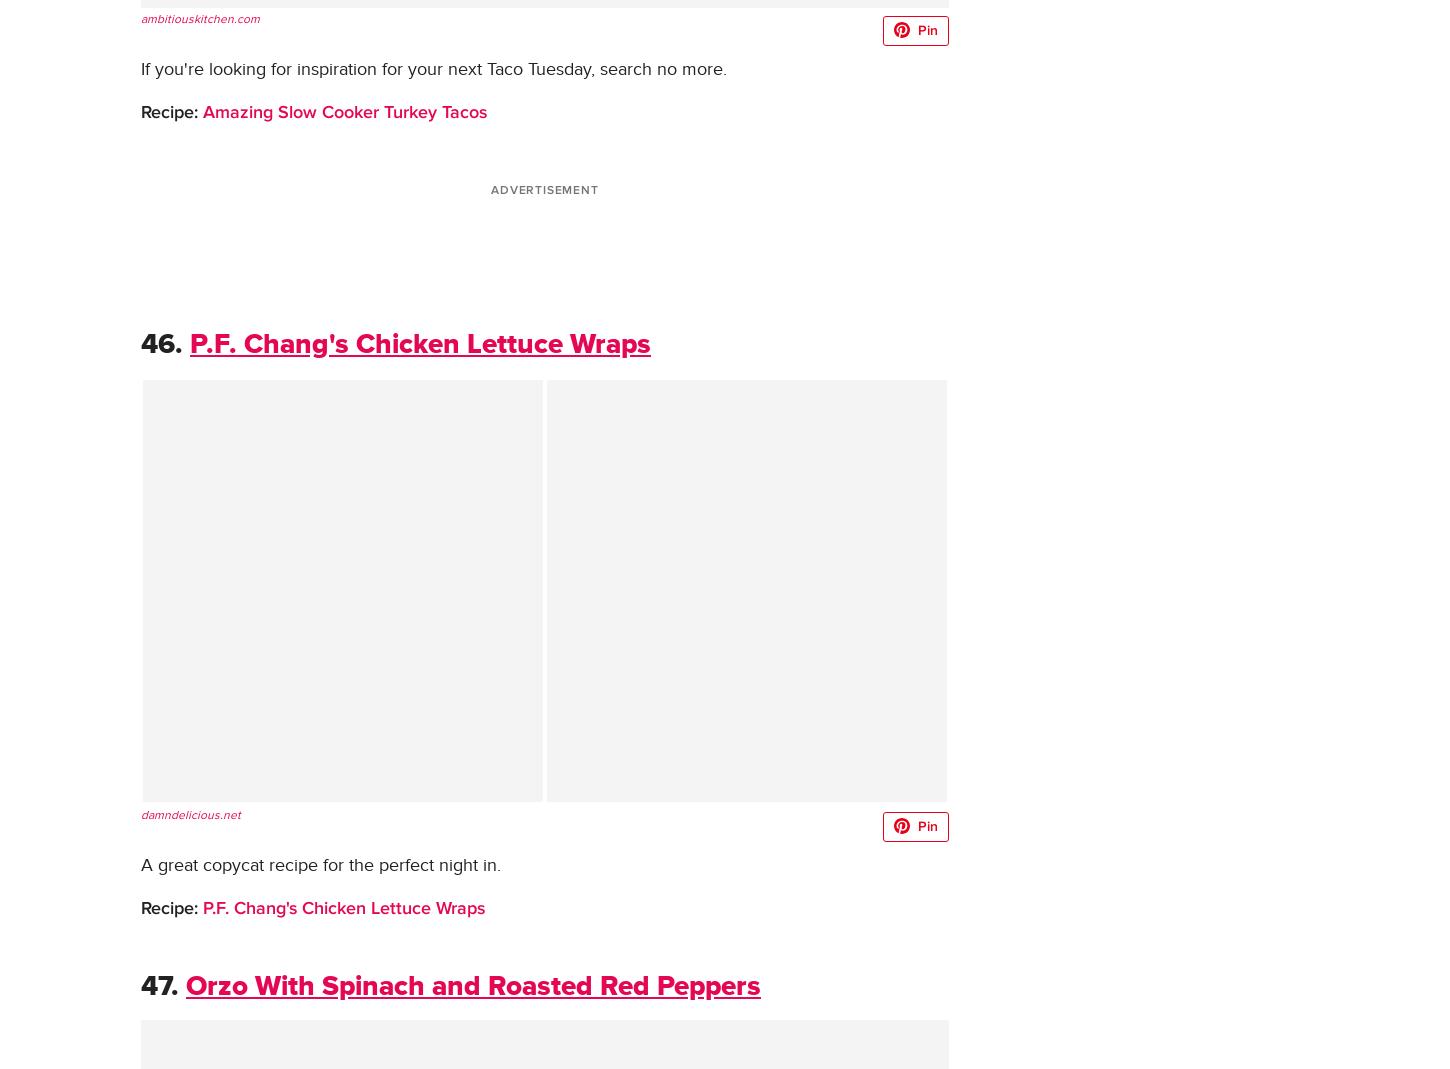 The height and width of the screenshot is (1069, 1450). I want to click on 'ADVERTISEMENT', so click(544, 189).